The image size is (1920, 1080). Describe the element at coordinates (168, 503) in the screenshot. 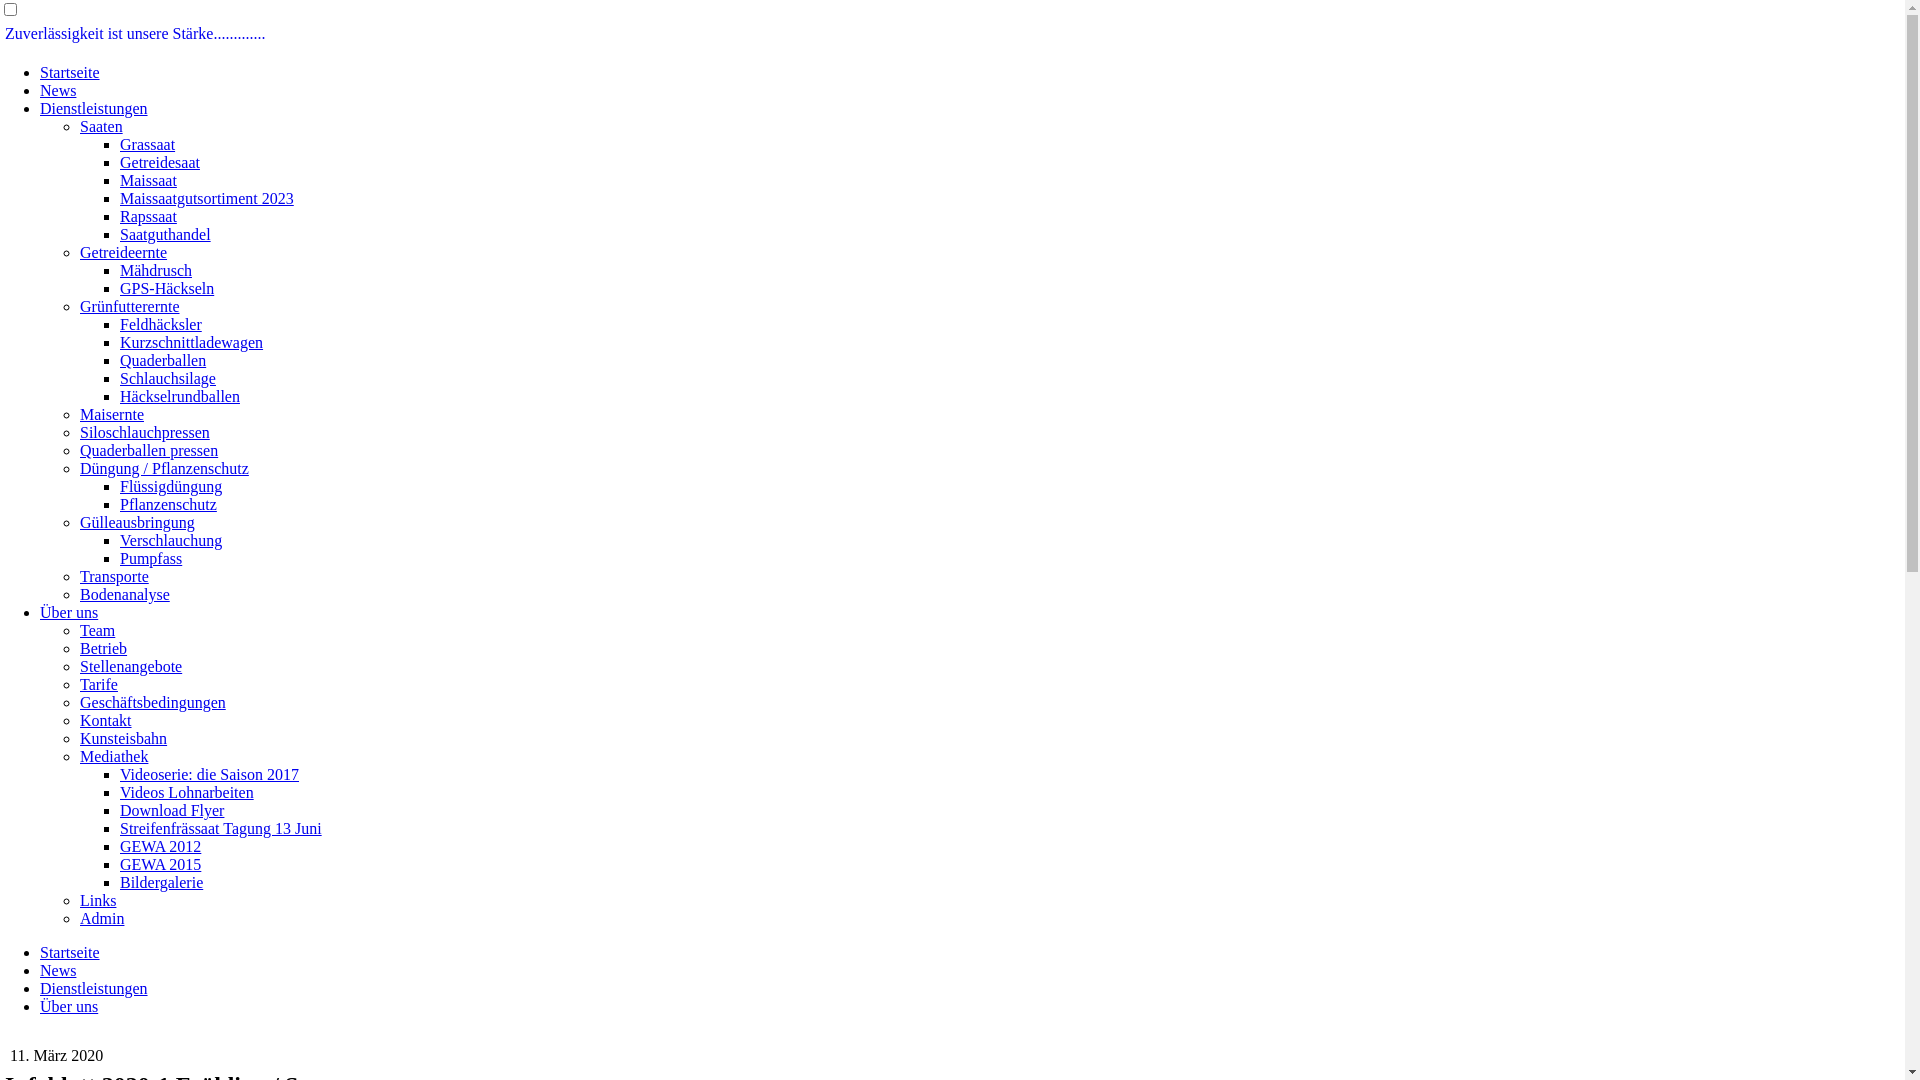

I see `'Pflanzenschutz'` at that location.